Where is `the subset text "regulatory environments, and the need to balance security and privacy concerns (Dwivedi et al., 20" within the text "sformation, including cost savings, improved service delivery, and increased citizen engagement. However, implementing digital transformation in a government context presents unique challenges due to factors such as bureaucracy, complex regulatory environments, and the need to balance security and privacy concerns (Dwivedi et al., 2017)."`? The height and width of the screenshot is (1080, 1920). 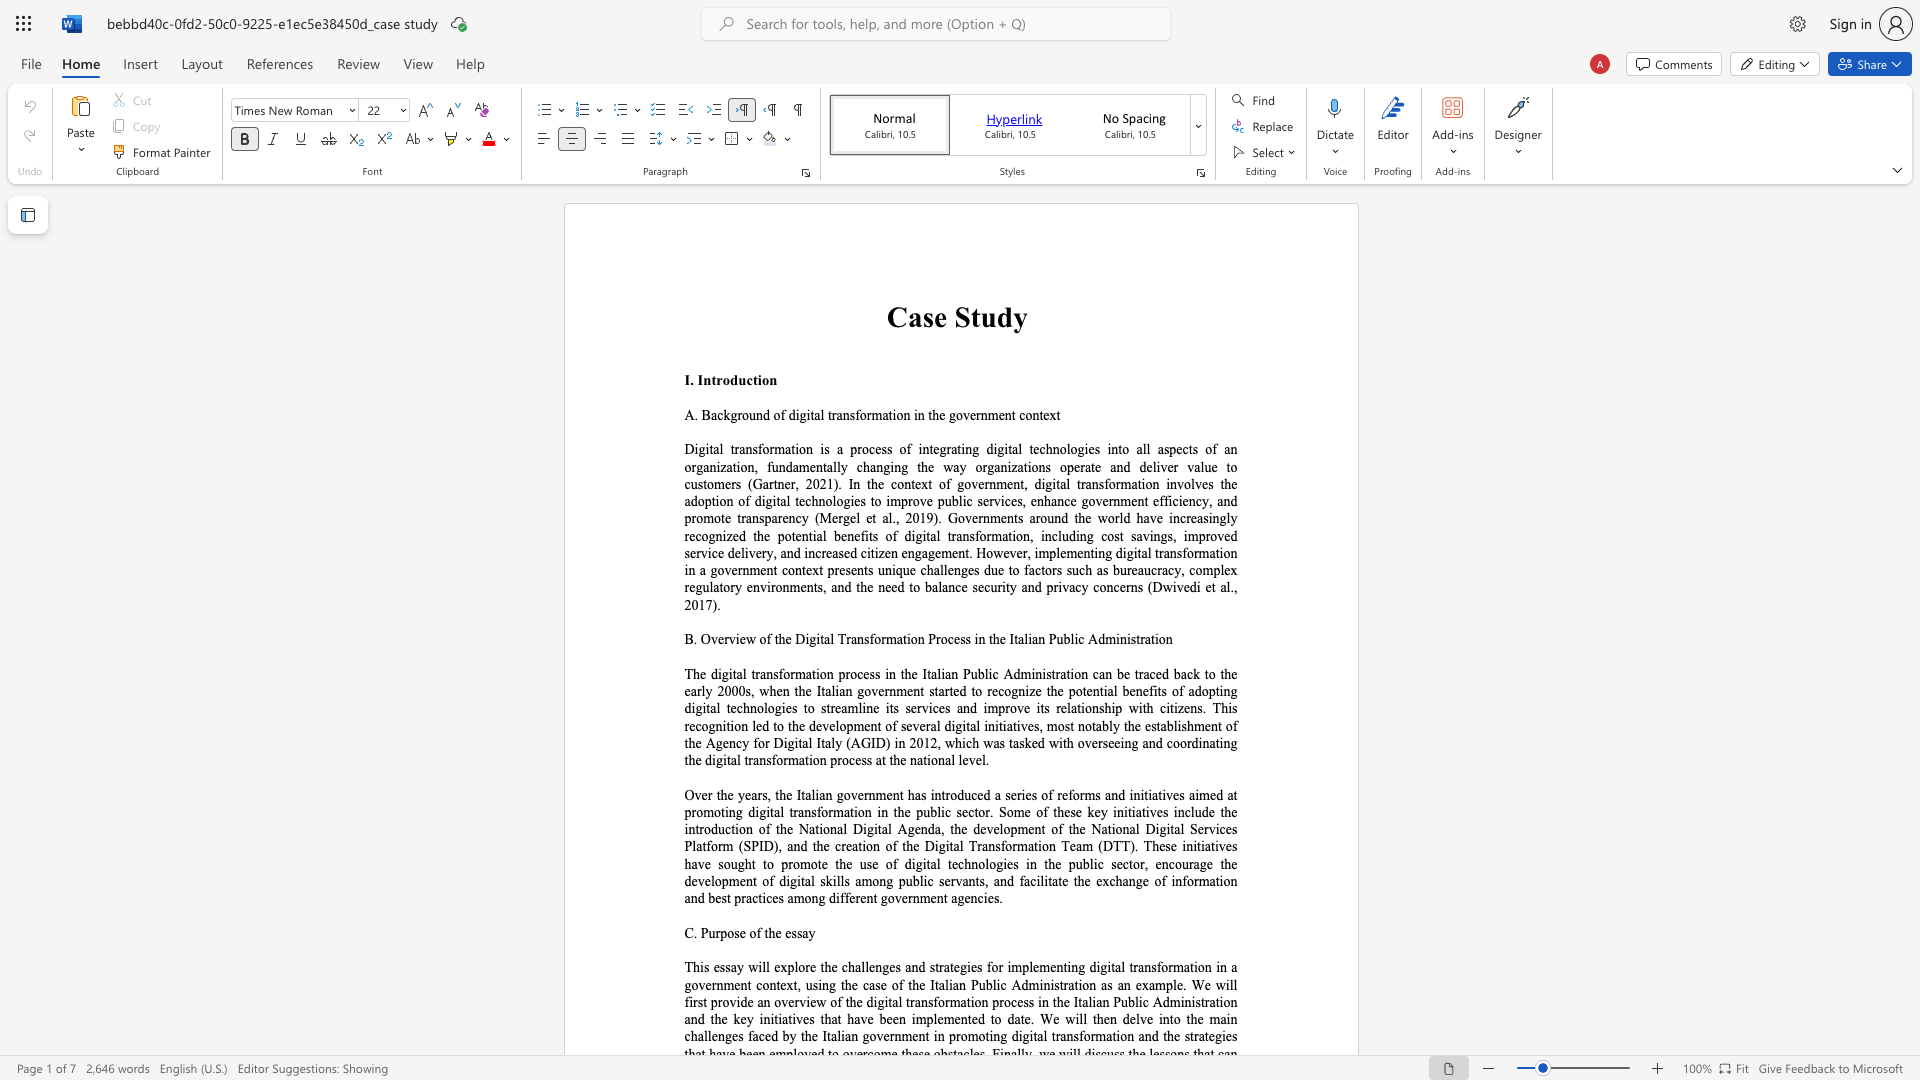 the subset text "regulatory environments, and the need to balance security and privacy concerns (Dwivedi et al., 20" within the text "sformation, including cost savings, improved service delivery, and increased citizen engagement. However, implementing digital transformation in a government context presents unique challenges due to factors such as bureaucracy, complex regulatory environments, and the need to balance security and privacy concerns (Dwivedi et al., 2017)." is located at coordinates (684, 586).